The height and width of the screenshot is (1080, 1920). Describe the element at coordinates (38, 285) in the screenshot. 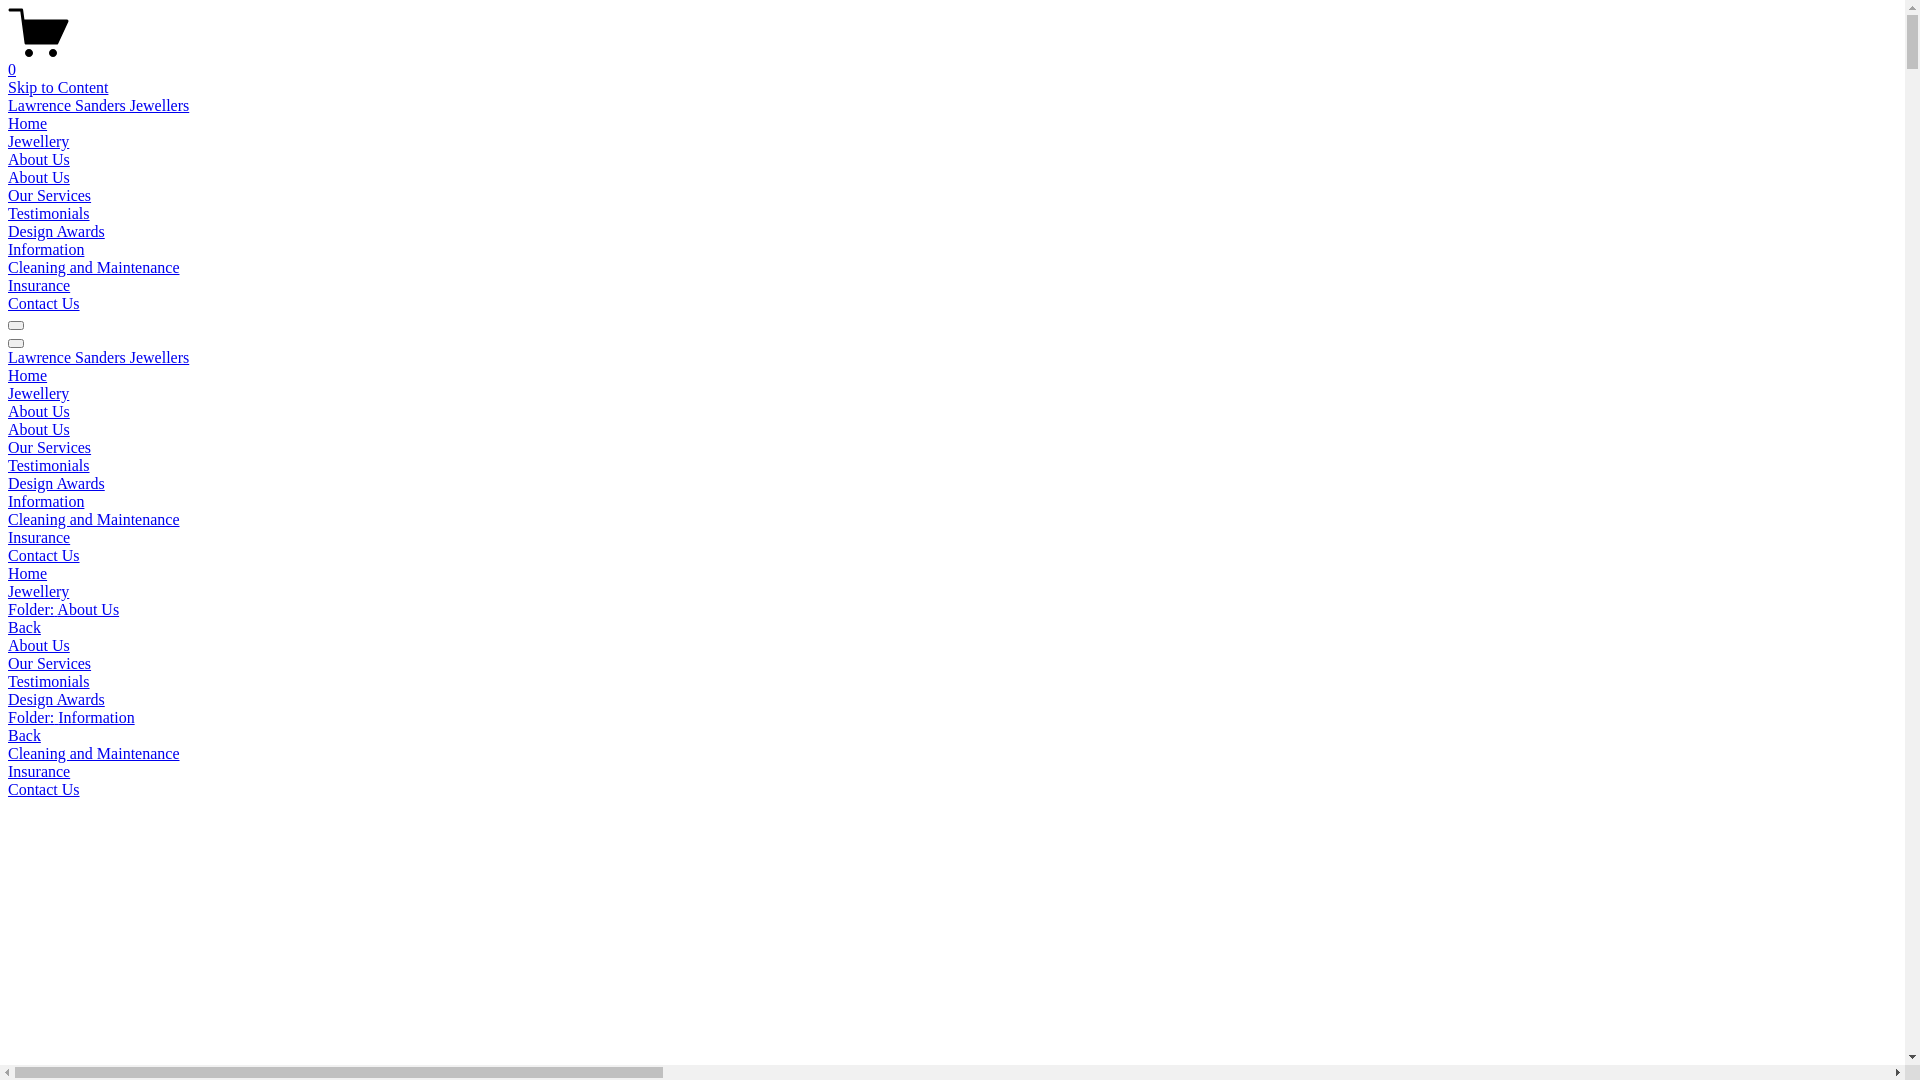

I see `'Insurance'` at that location.